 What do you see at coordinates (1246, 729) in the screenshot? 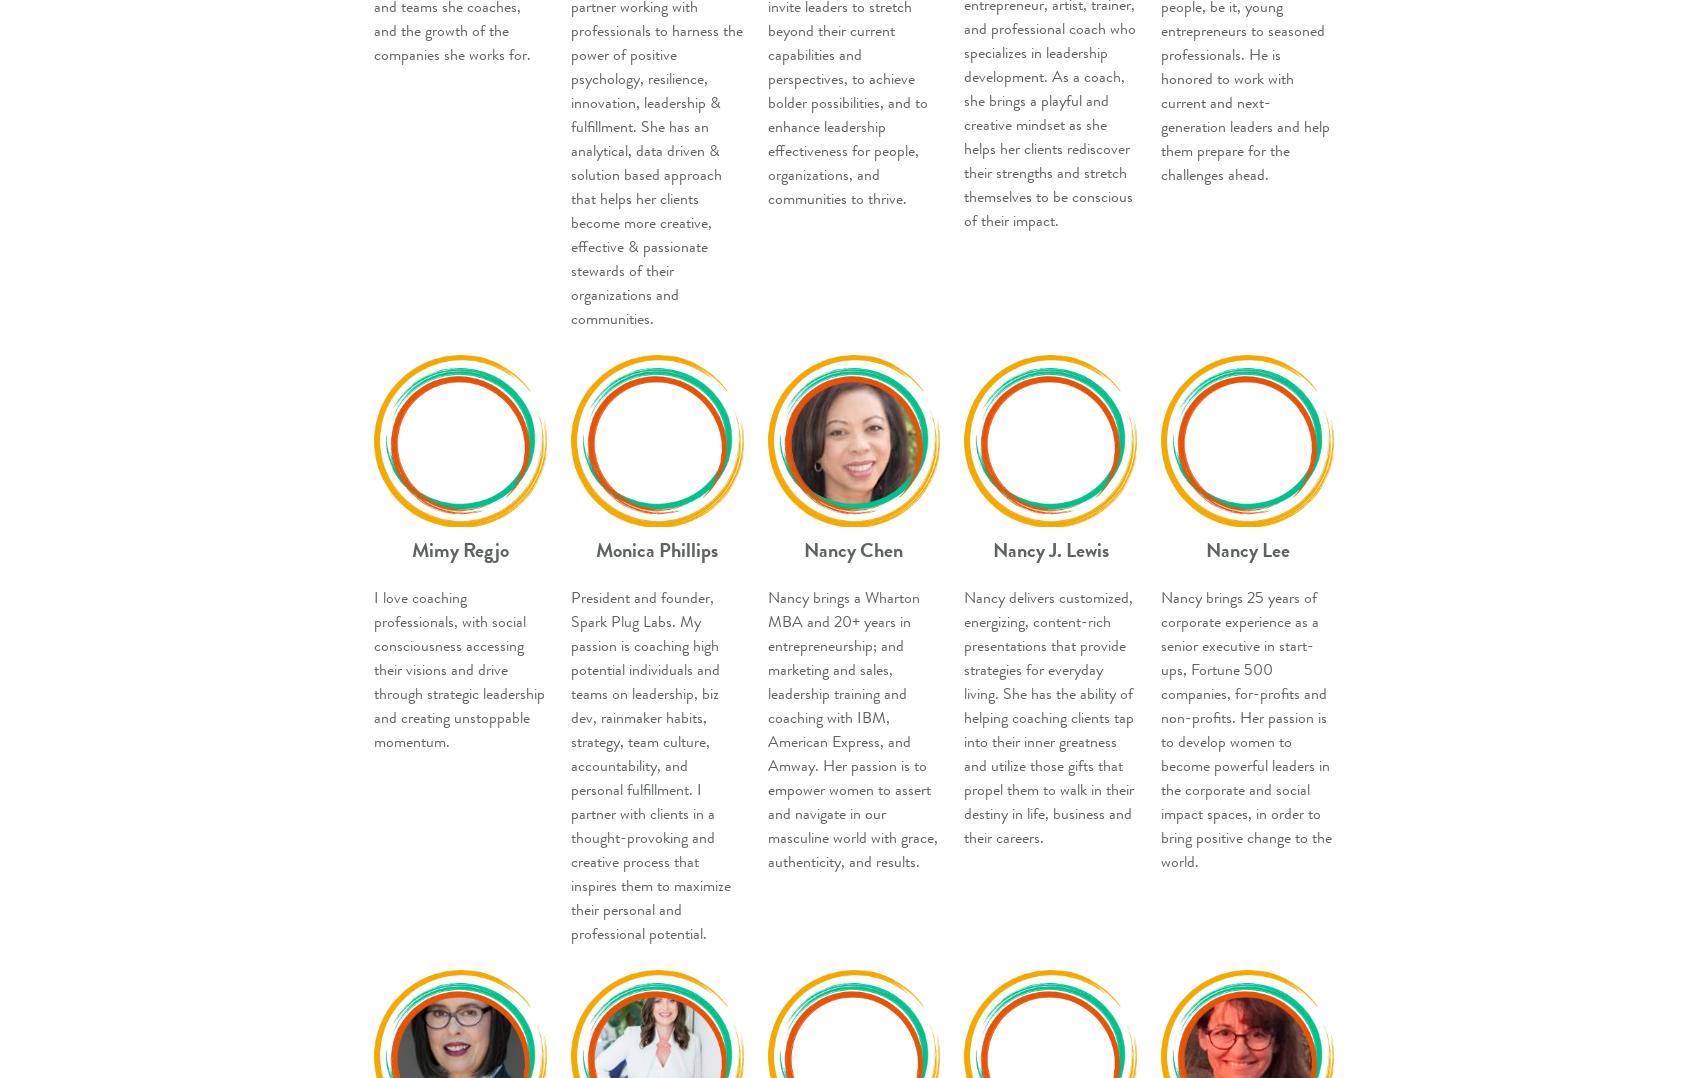
I see `'Nancy brings 25 years of corporate experience as a senior executive in start-ups, Fortune 500 companies, for-profits and non-profits. Her passion is to develop women to become powerful leaders in the corporate and social impact spaces, in order to bring positive change to the world.'` at bounding box center [1246, 729].